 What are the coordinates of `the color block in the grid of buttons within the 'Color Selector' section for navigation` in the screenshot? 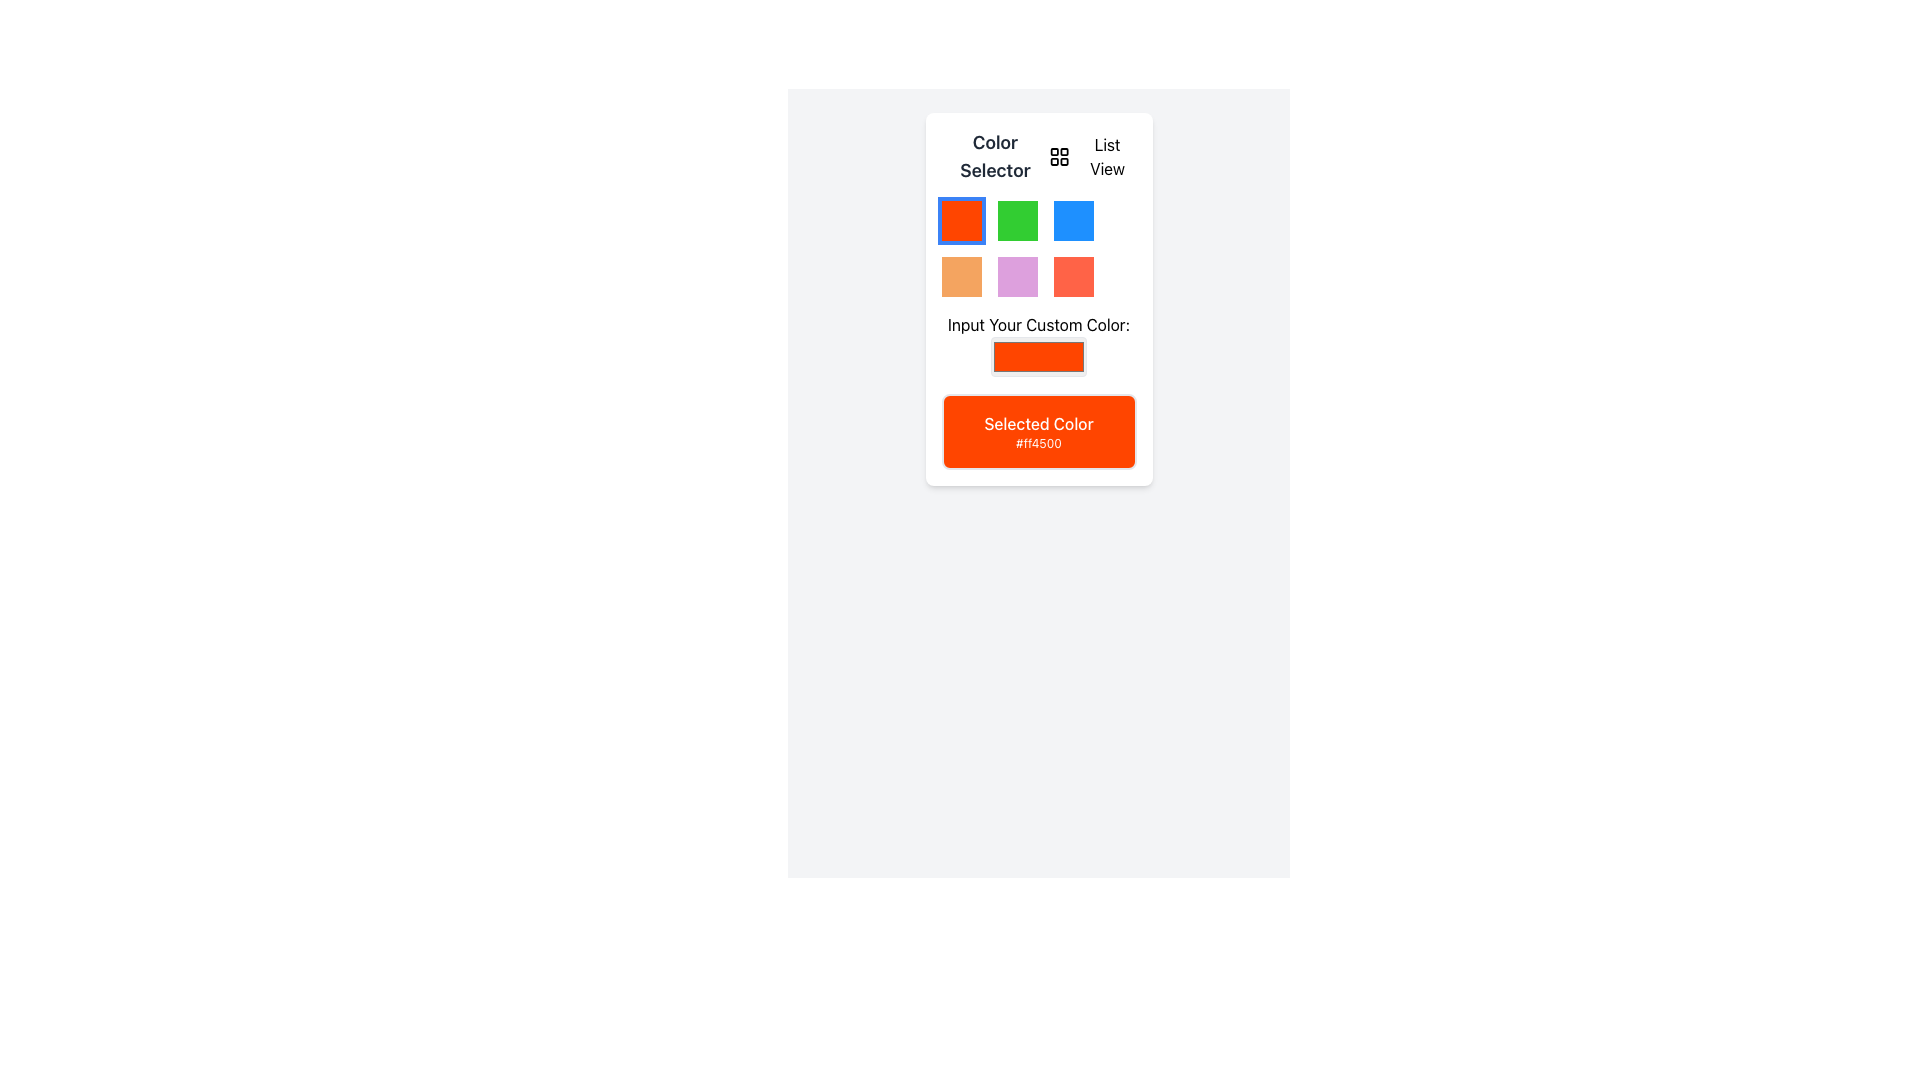 It's located at (1038, 248).